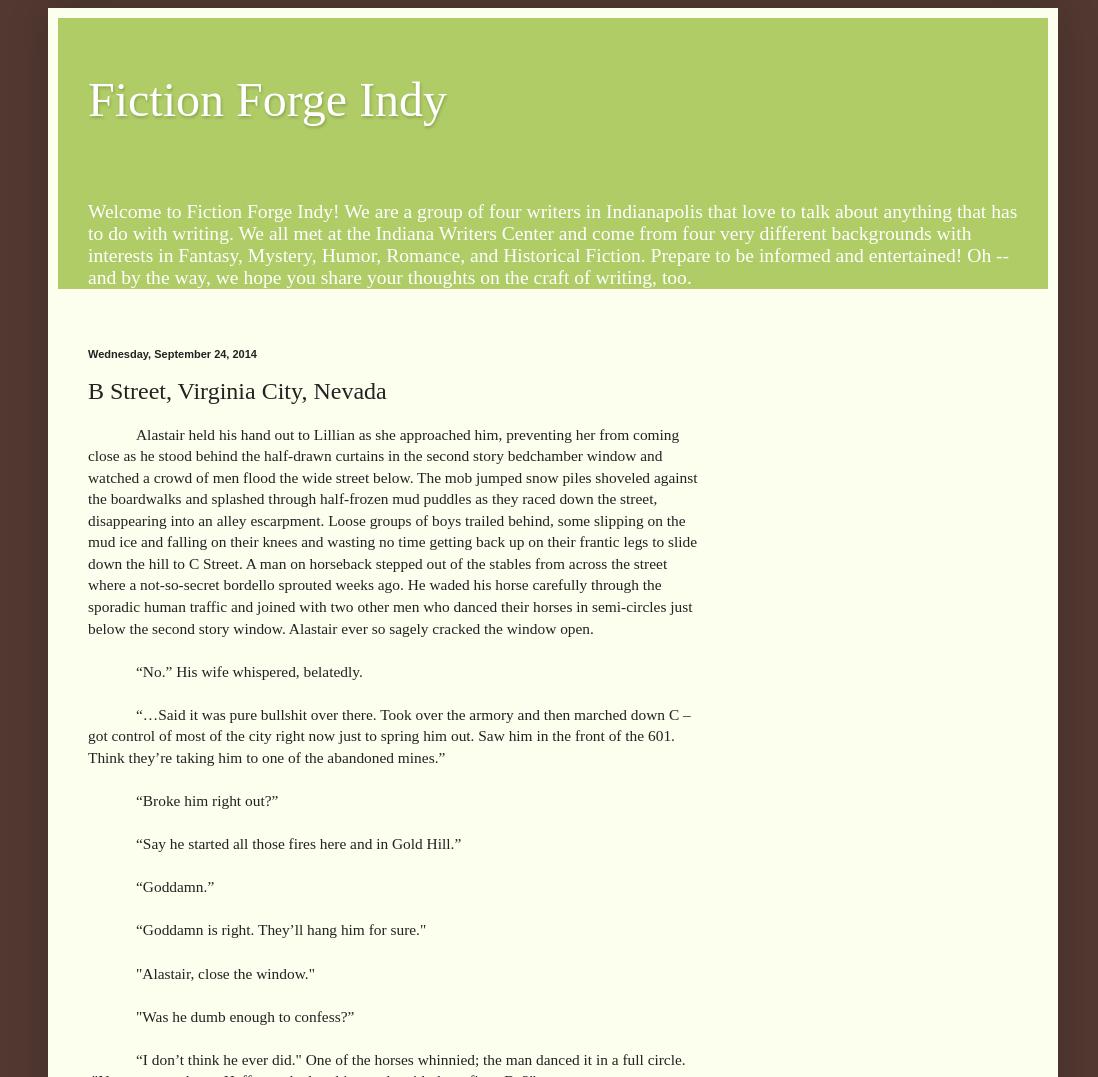  I want to click on '“Say he started all those fires
here and in Gold Hill.”', so click(298, 842).